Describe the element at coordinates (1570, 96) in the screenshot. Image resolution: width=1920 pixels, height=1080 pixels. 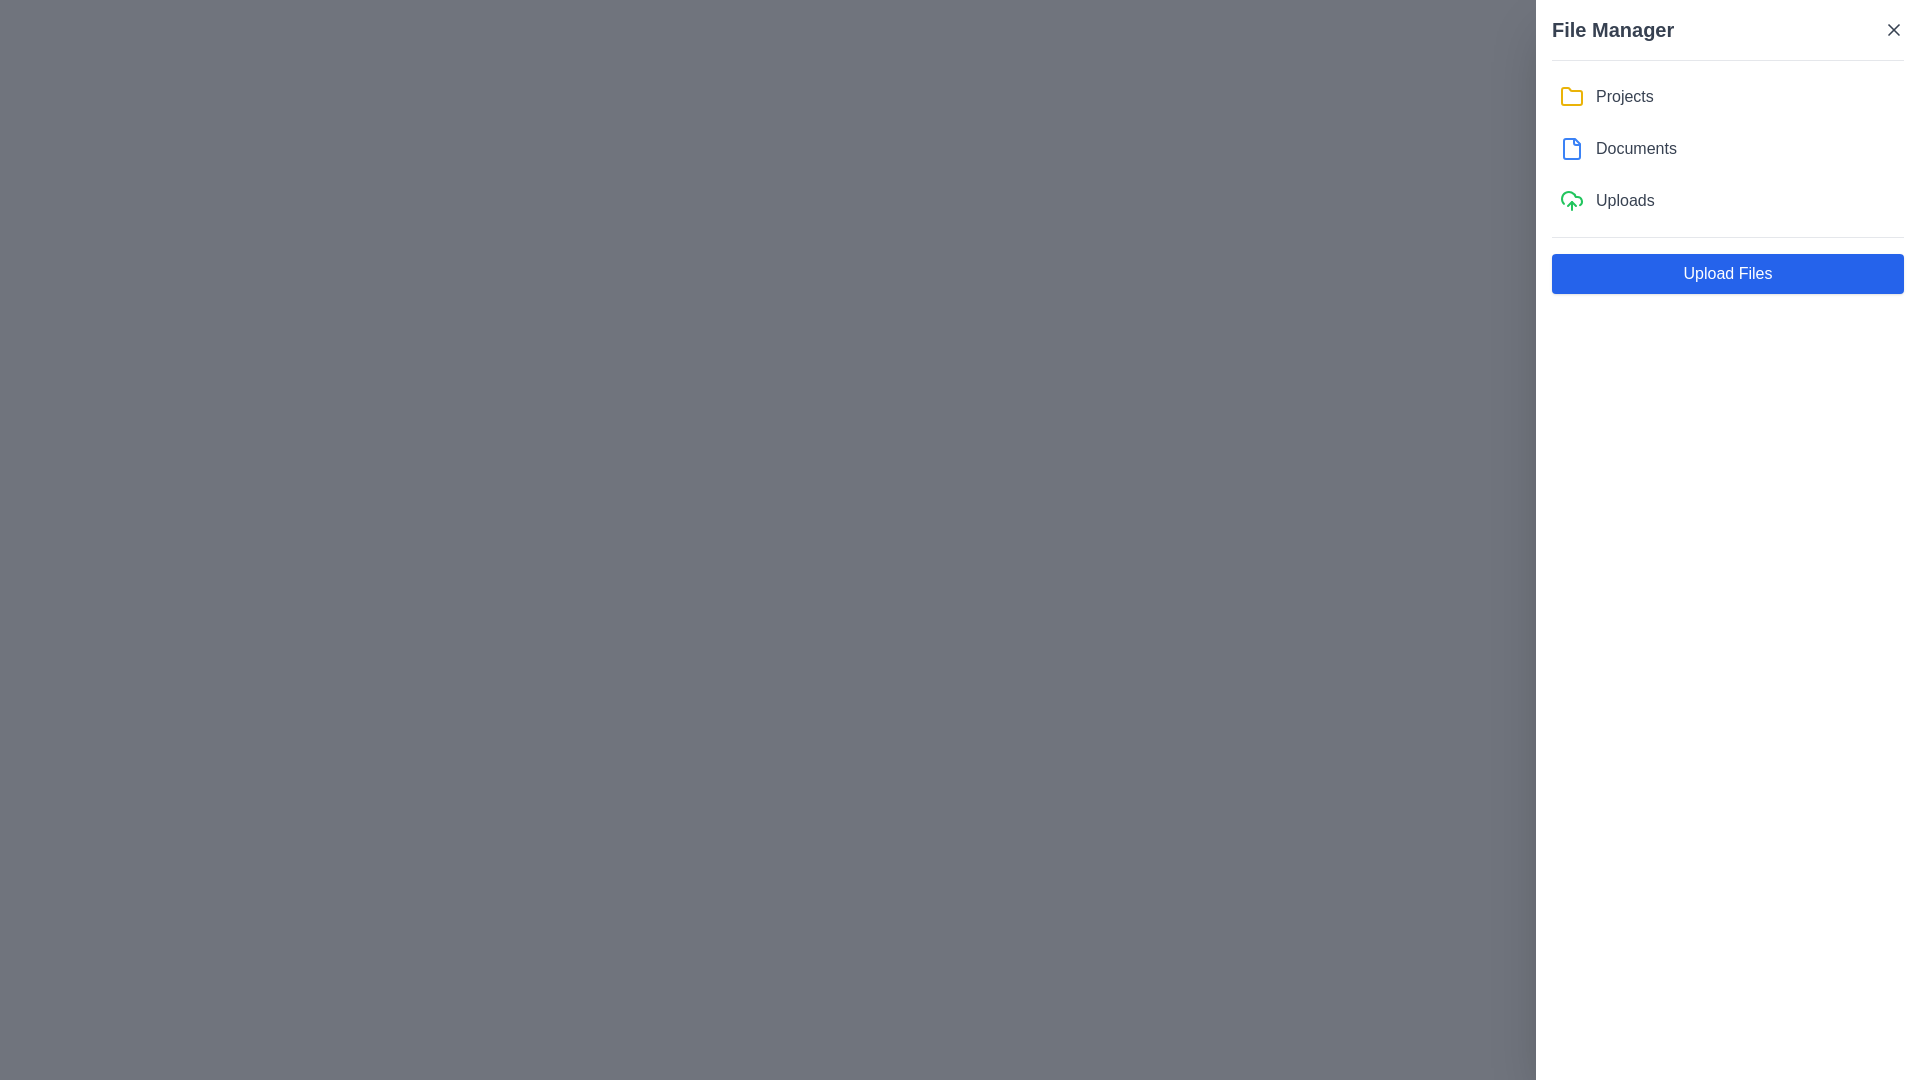
I see `the 'Projects' icon in the file manager sidebar` at that location.